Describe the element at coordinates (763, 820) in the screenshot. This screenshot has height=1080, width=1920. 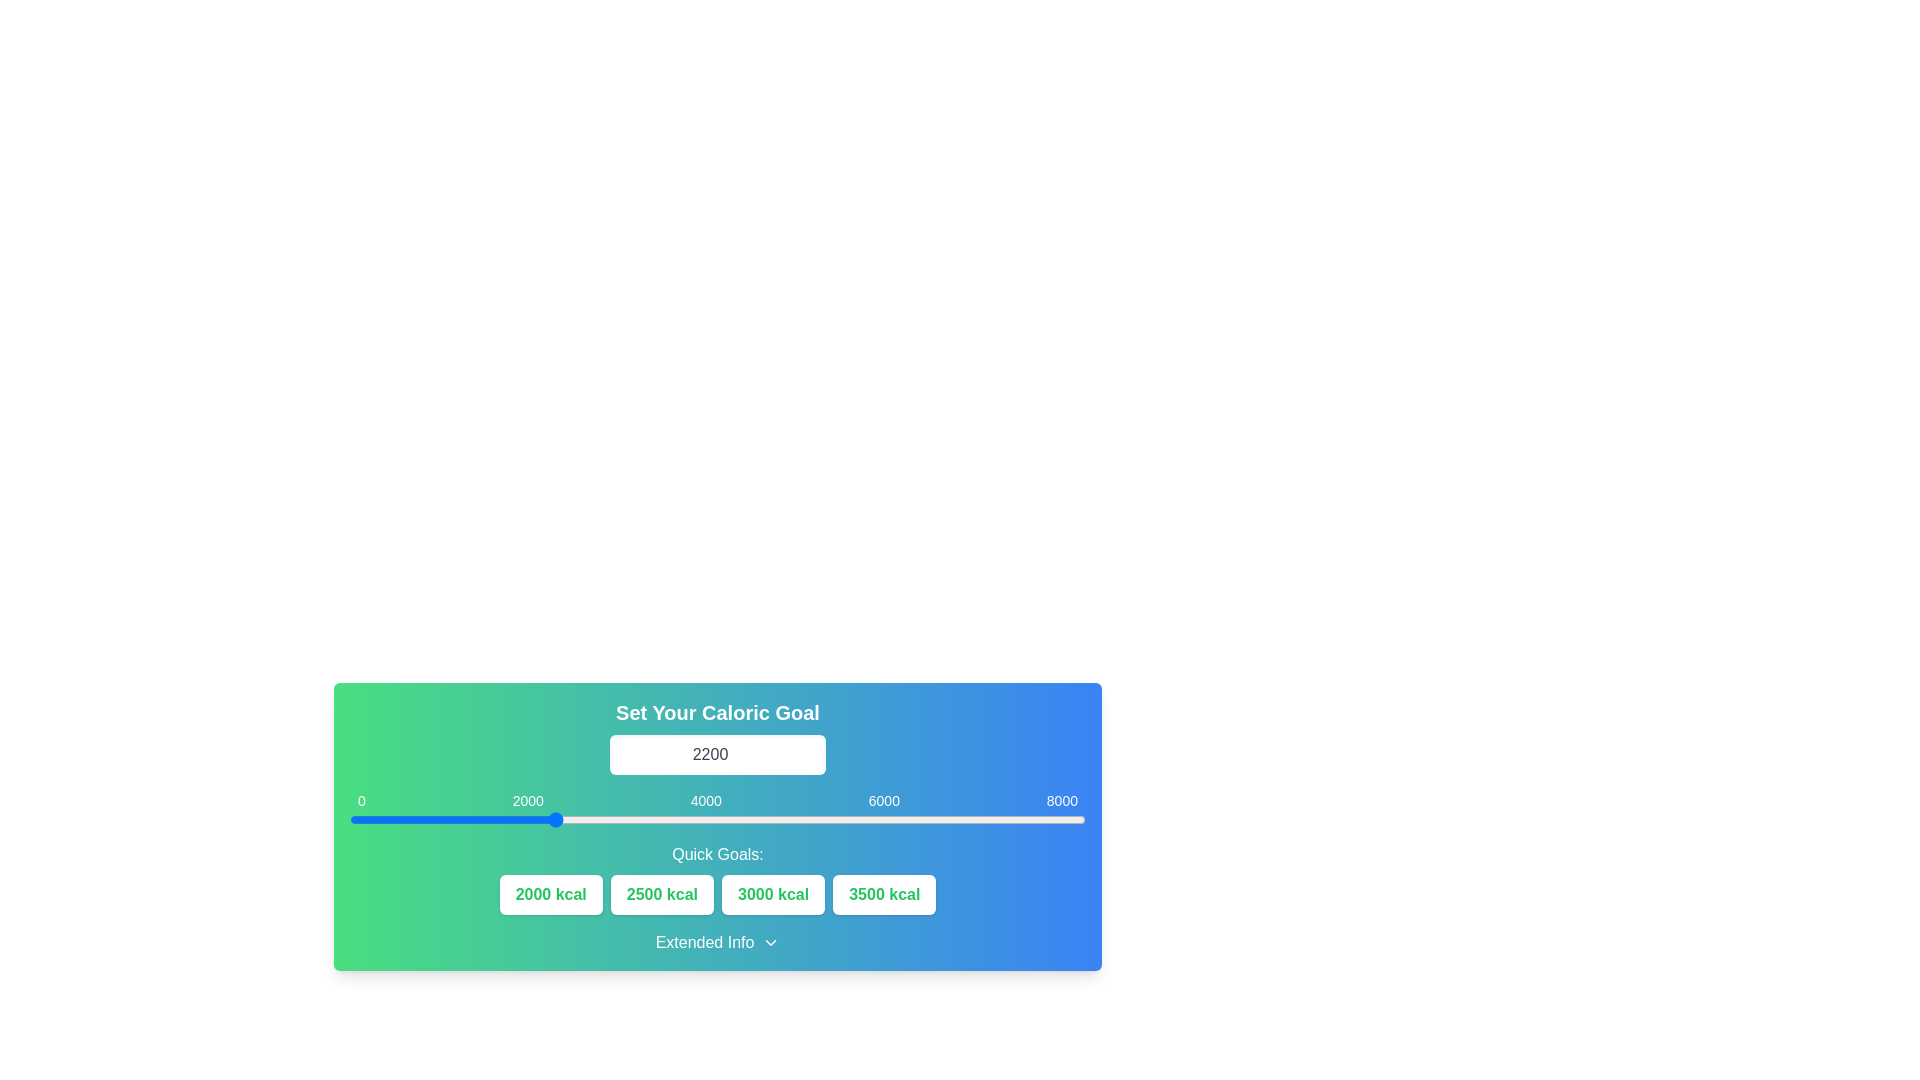
I see `the caloric goal` at that location.